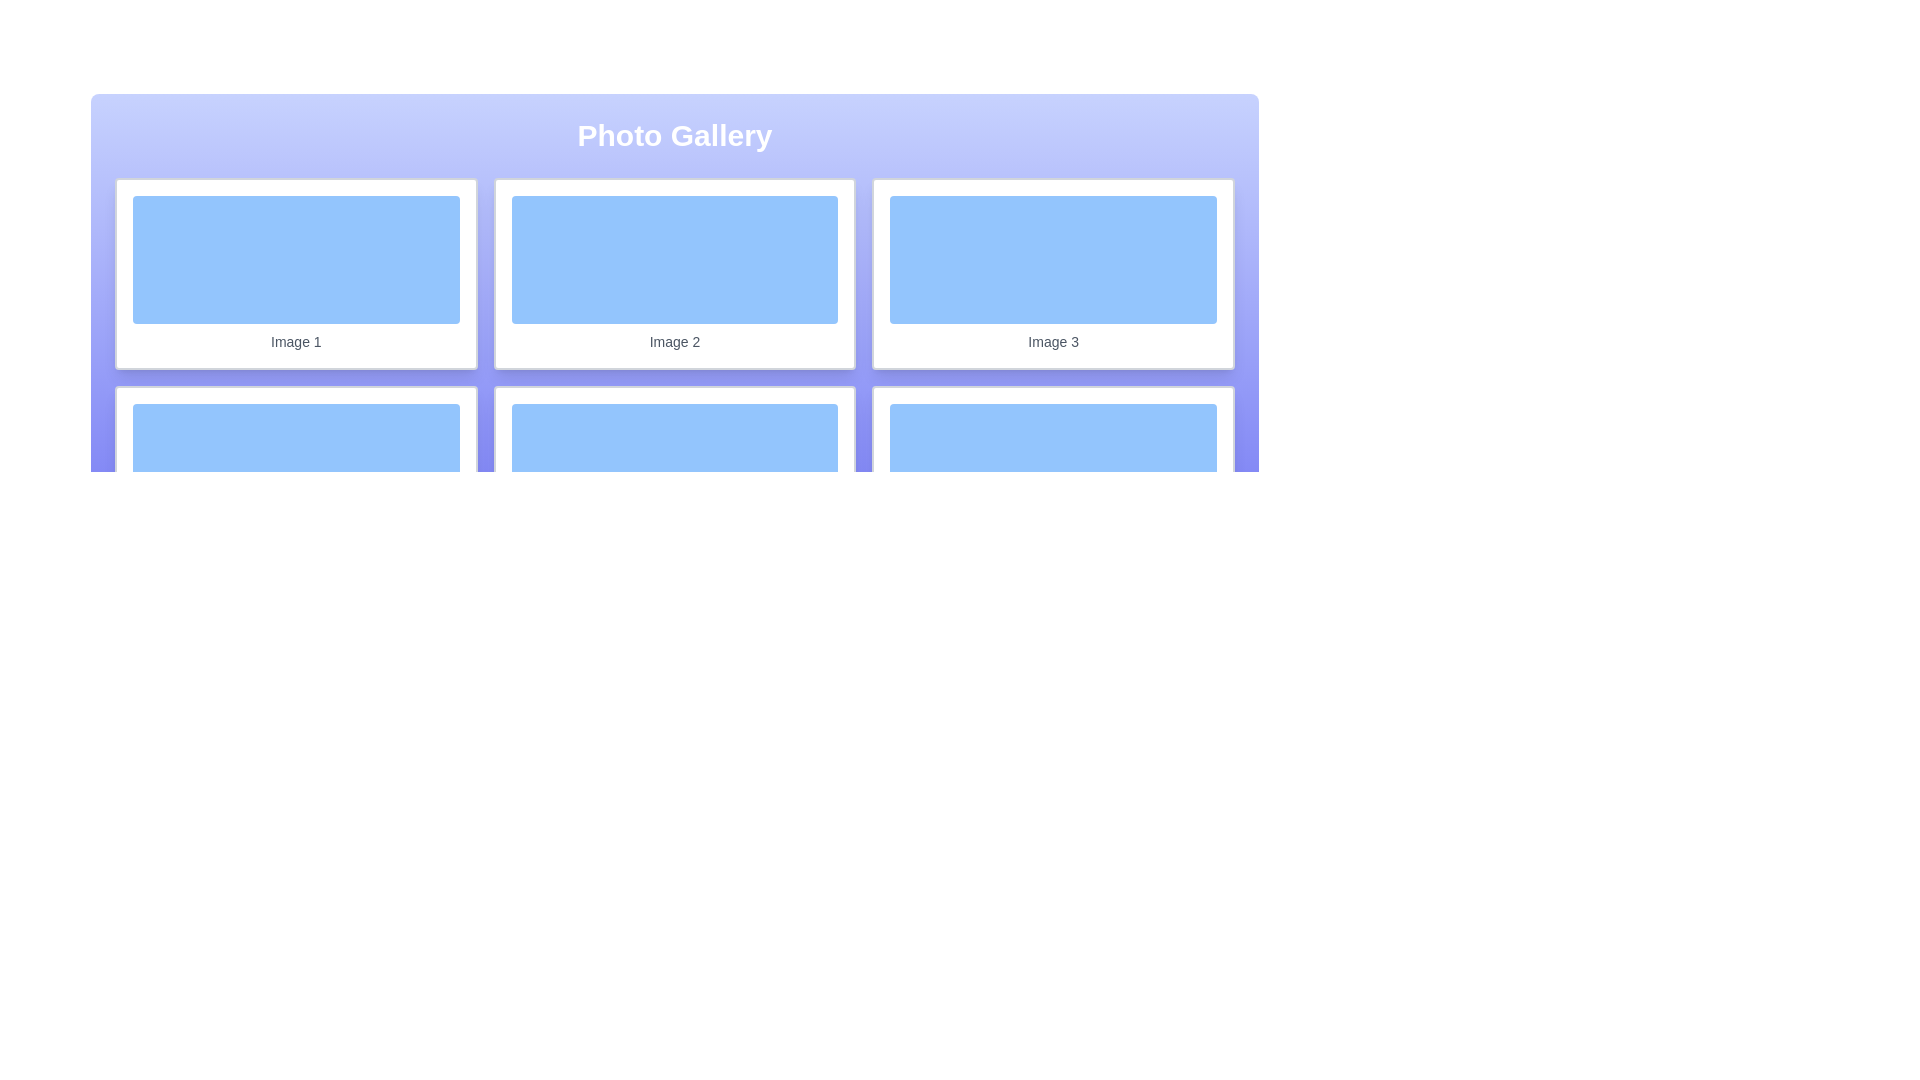 The width and height of the screenshot is (1920, 1080). What do you see at coordinates (1052, 482) in the screenshot?
I see `the static display card labeled 'Image 6', which is the sixth card in a grid layout located at the bottom-right position` at bounding box center [1052, 482].